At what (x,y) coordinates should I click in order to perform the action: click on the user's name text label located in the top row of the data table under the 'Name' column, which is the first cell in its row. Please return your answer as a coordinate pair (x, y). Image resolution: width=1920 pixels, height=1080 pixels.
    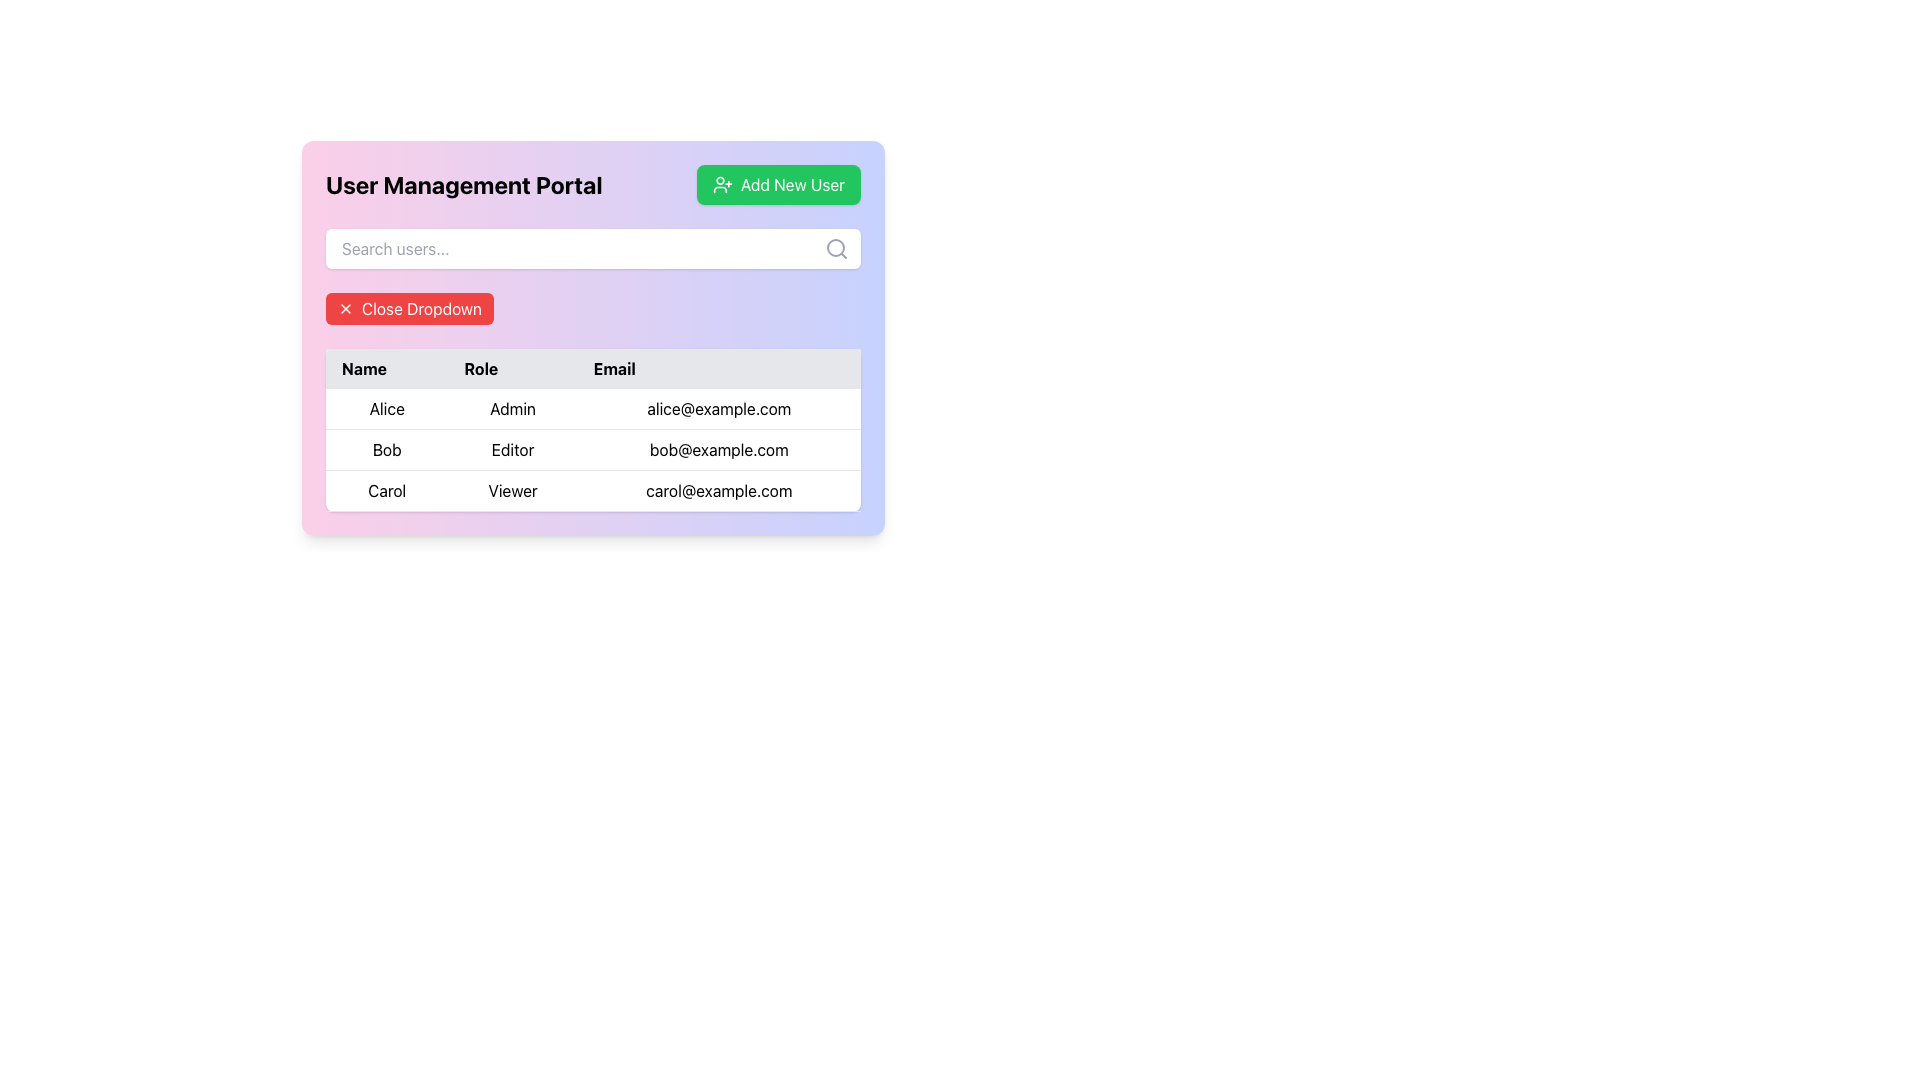
    Looking at the image, I should click on (387, 408).